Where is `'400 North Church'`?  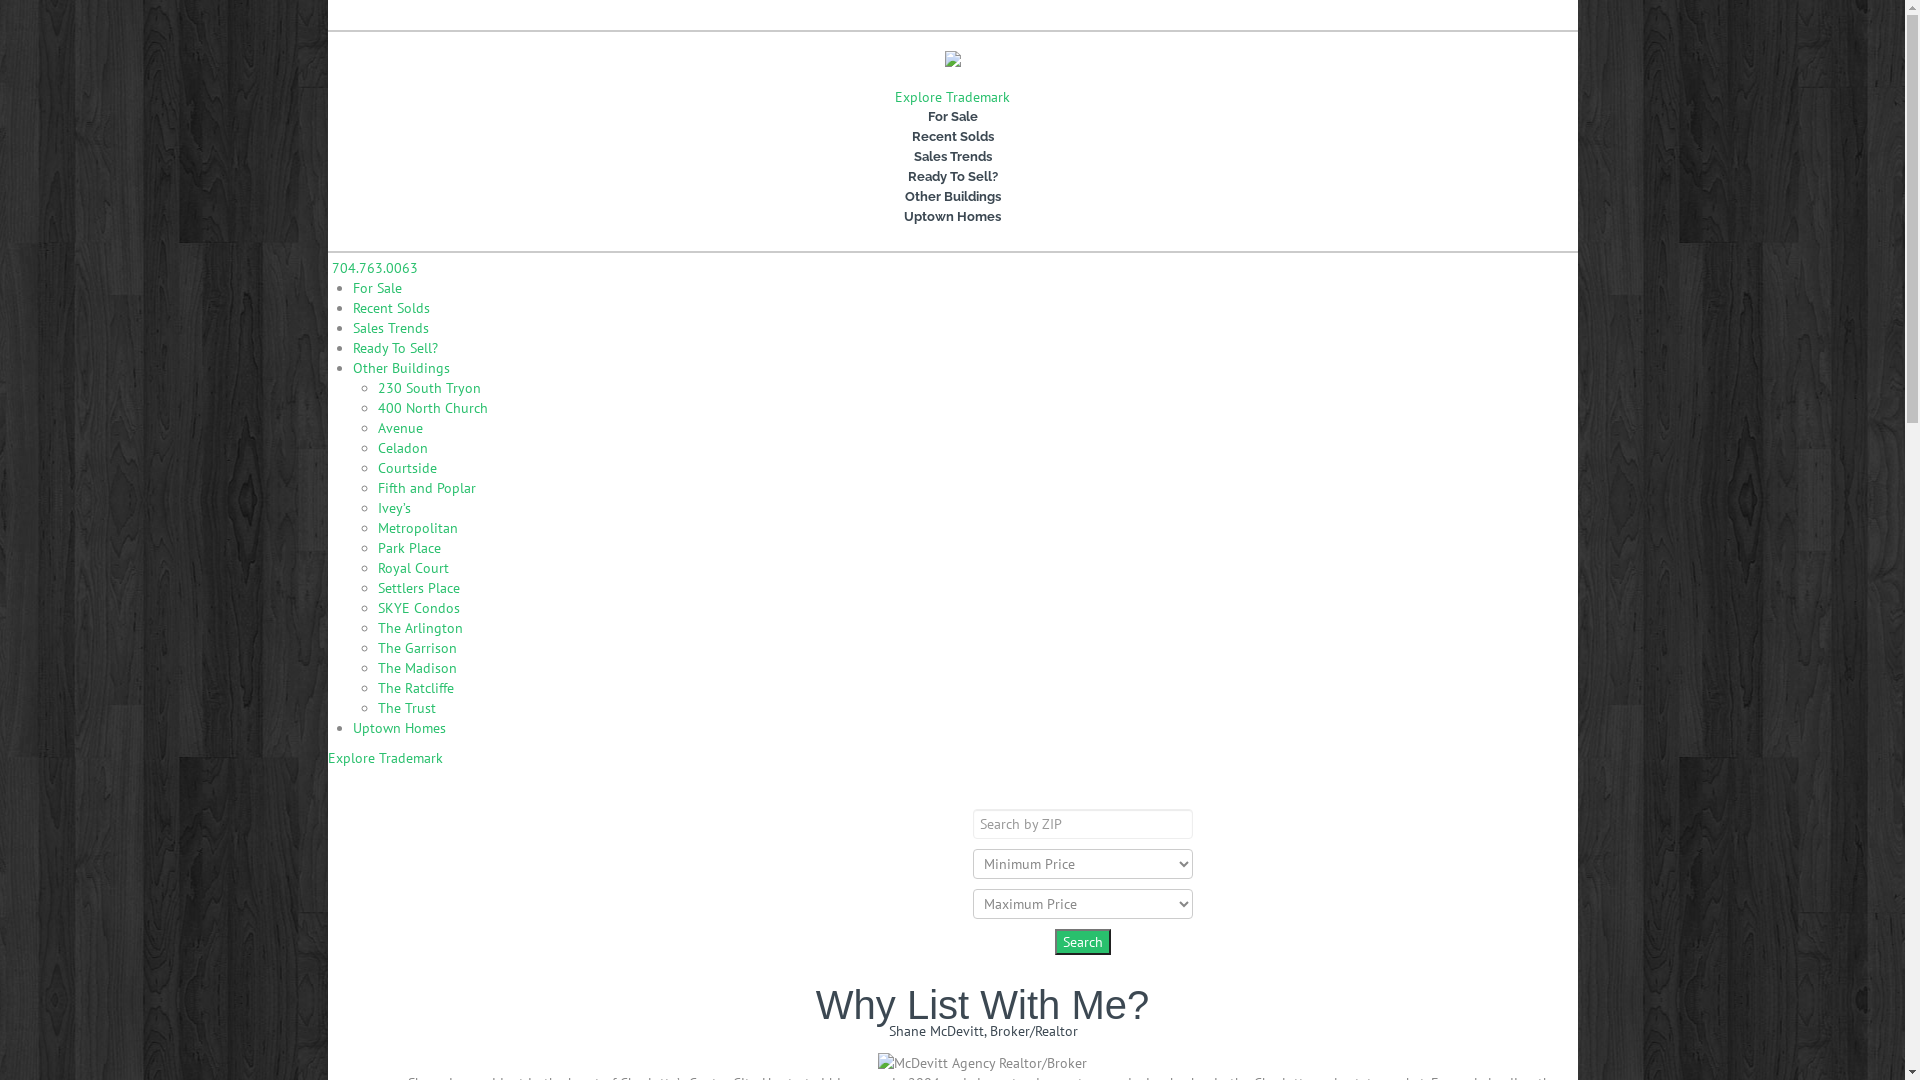
'400 North Church' is located at coordinates (431, 407).